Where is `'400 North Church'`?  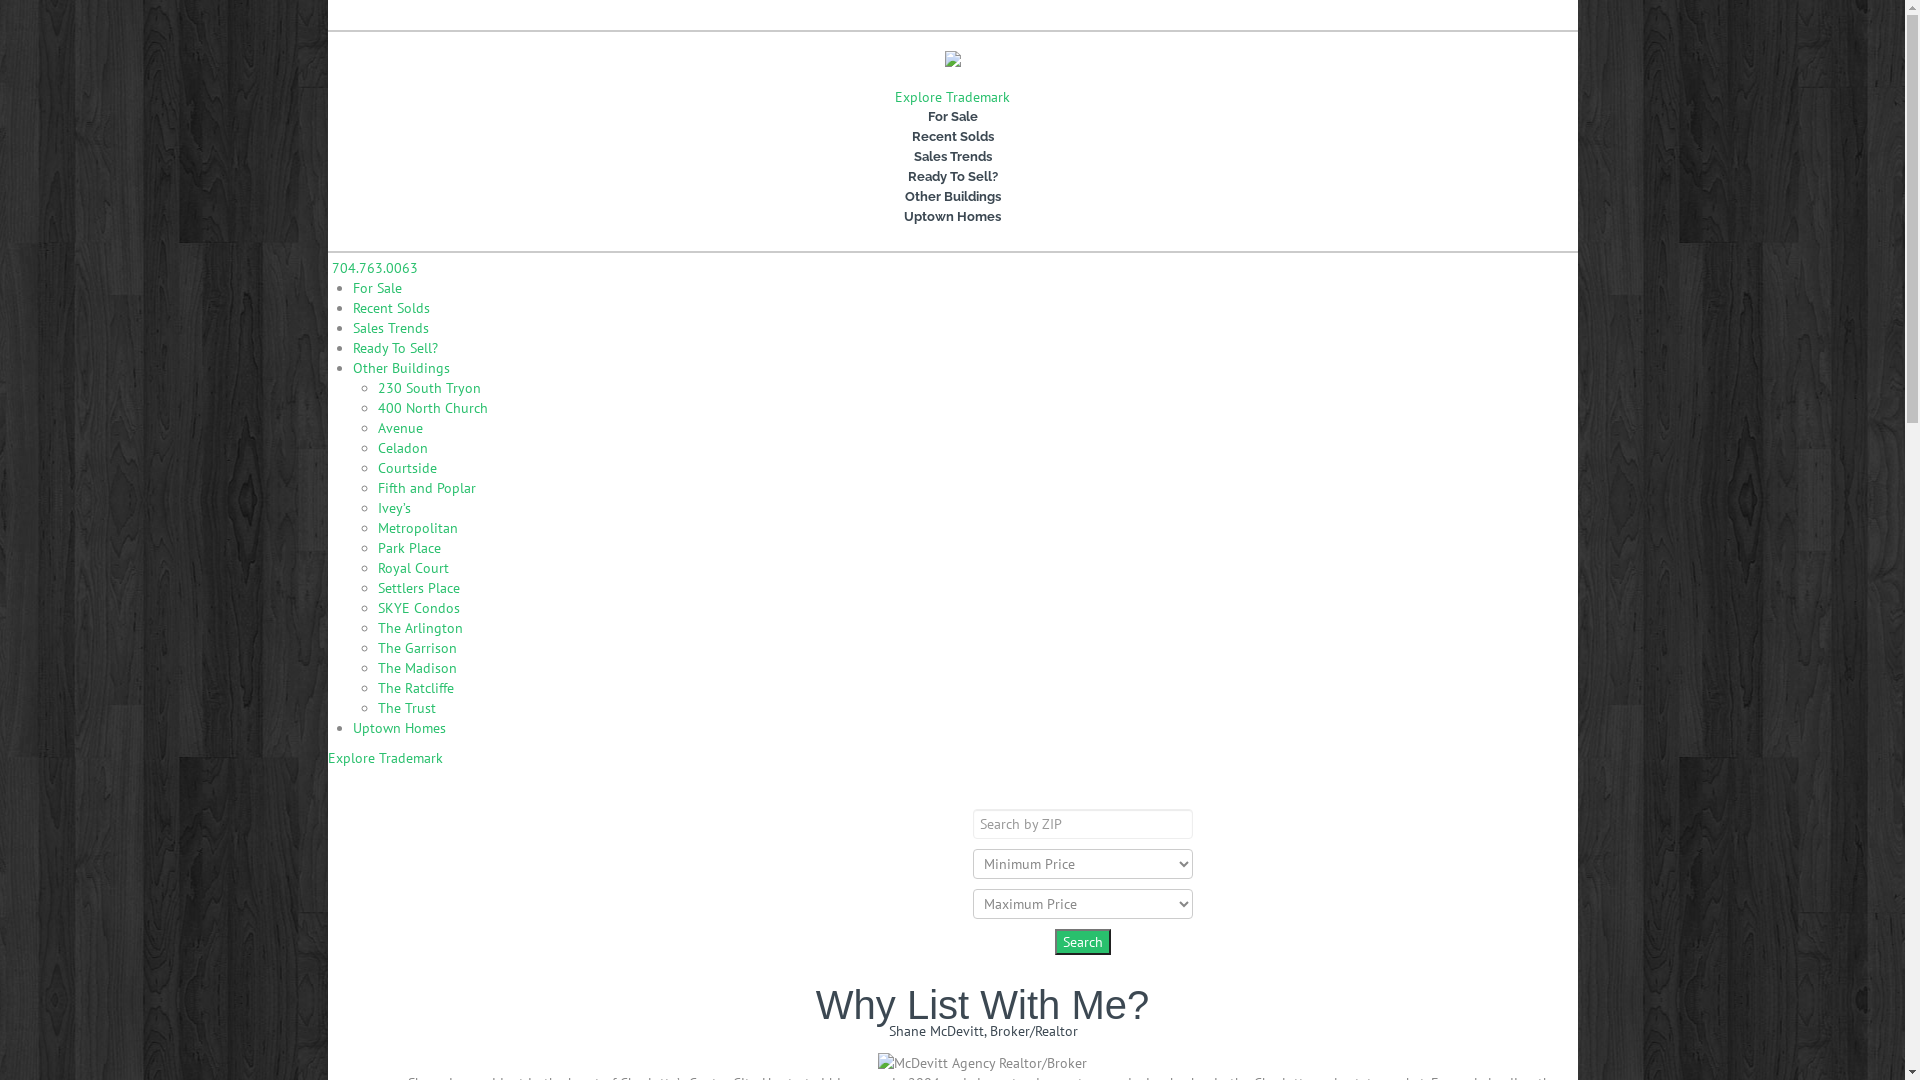
'400 North Church' is located at coordinates (431, 407).